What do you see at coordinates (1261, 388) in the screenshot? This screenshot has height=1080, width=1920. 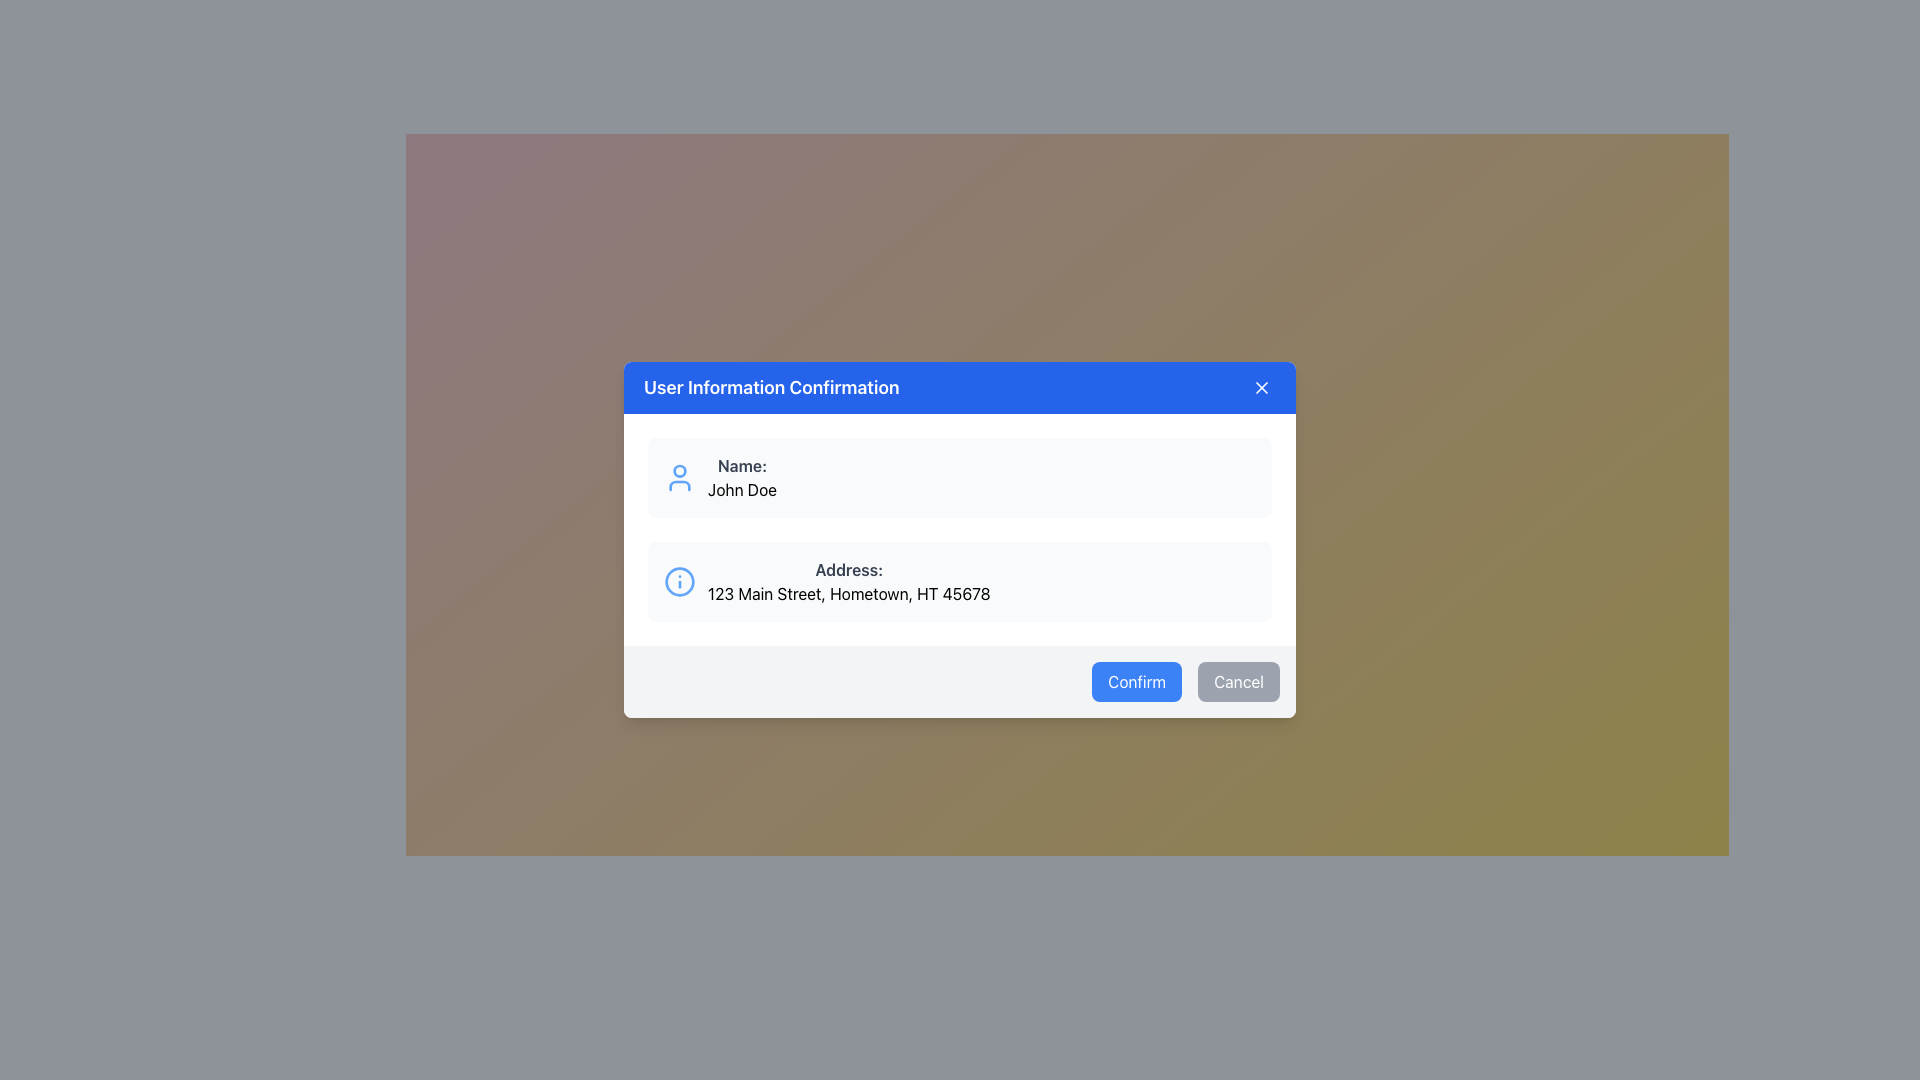 I see `the 'X' icon element of the close button located in the top-right corner of the modal dialog box` at bounding box center [1261, 388].